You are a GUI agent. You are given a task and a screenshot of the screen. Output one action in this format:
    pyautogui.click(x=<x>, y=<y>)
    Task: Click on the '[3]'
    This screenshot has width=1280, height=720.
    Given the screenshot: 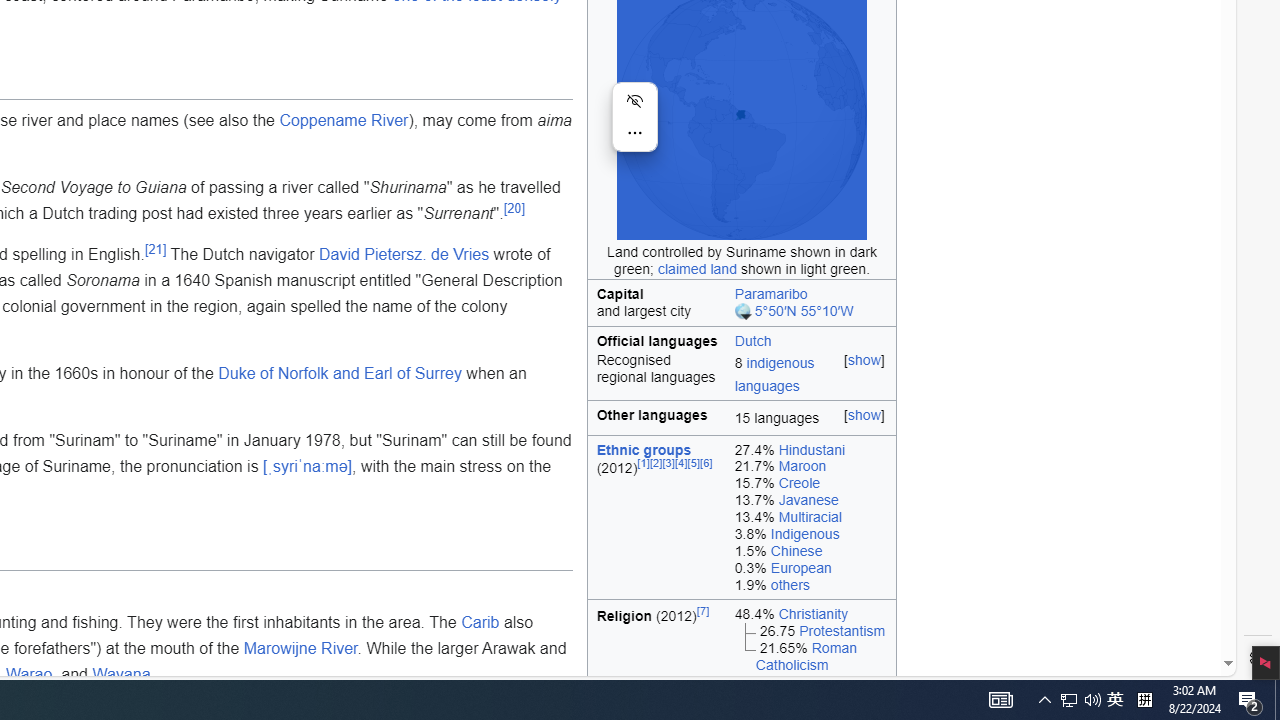 What is the action you would take?
    pyautogui.click(x=668, y=463)
    